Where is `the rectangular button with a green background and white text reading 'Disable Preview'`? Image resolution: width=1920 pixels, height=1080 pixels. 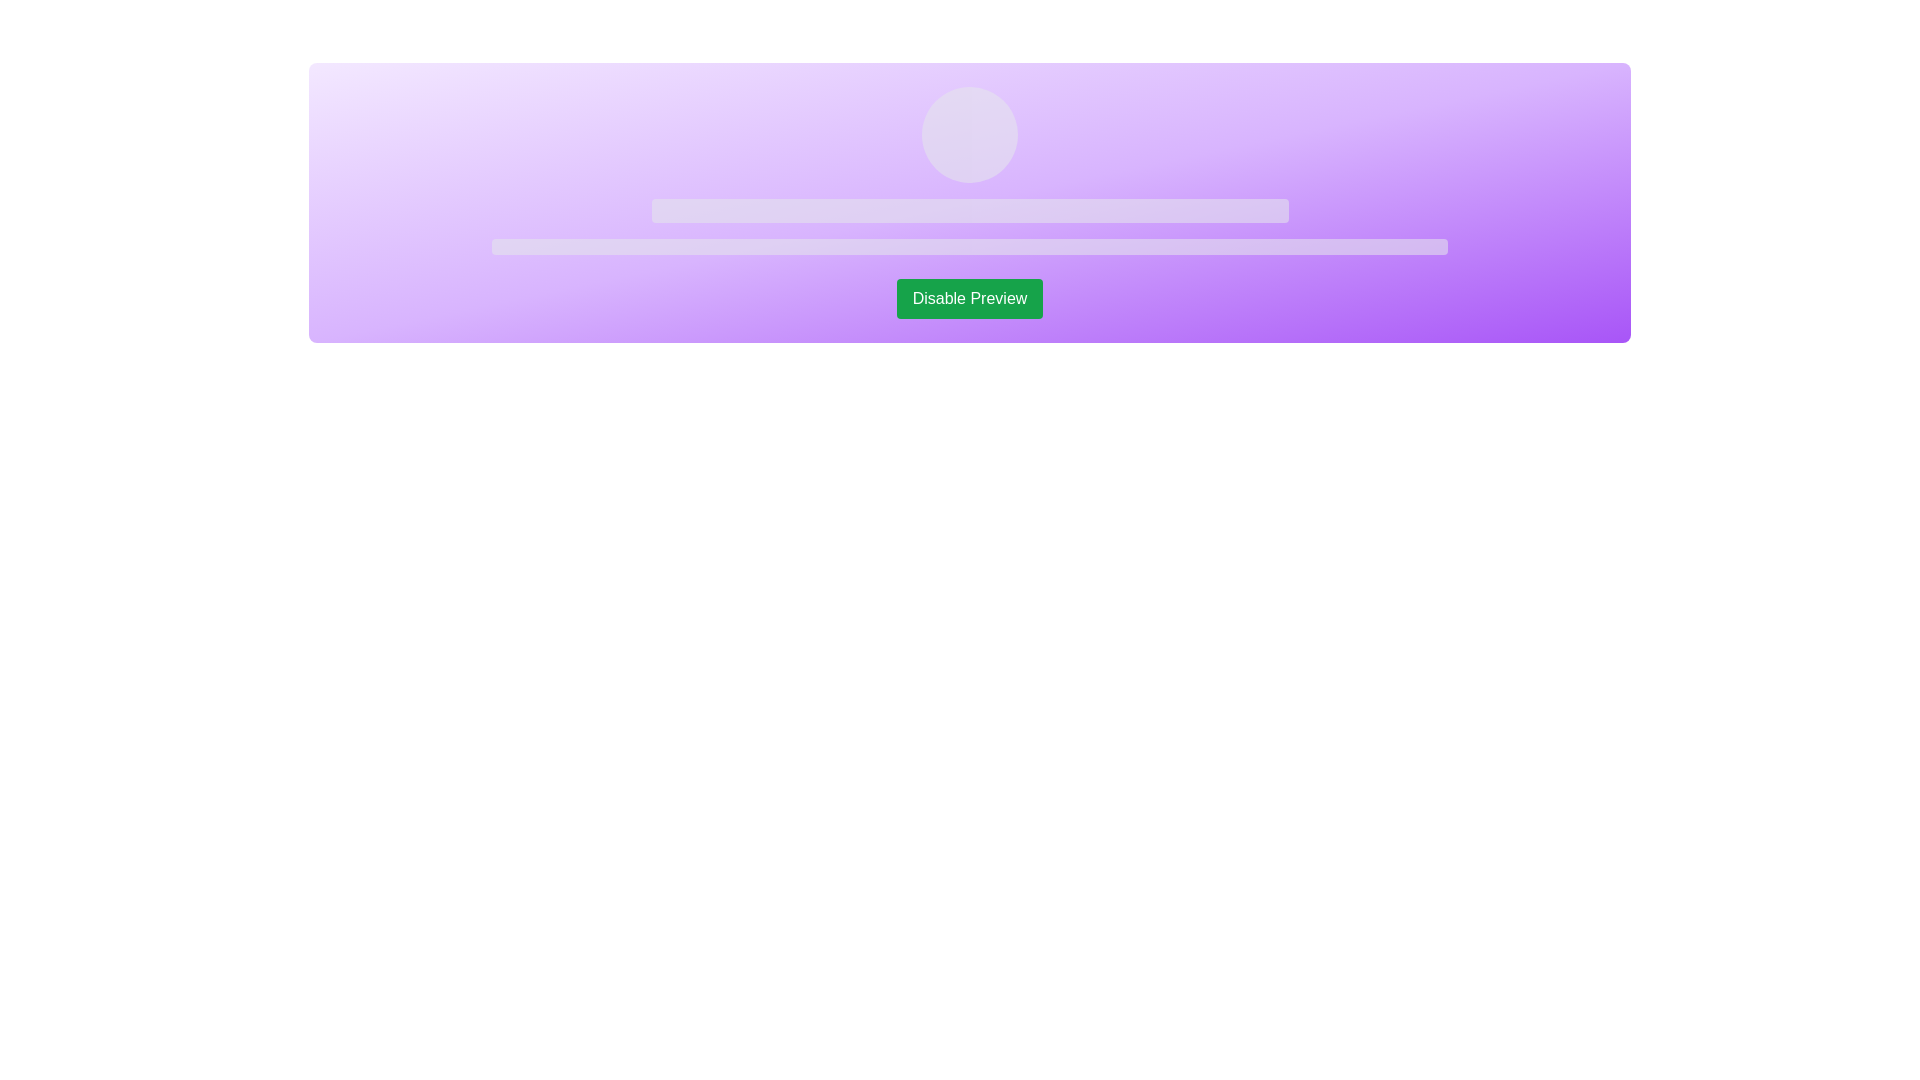
the rectangular button with a green background and white text reading 'Disable Preview' is located at coordinates (969, 299).